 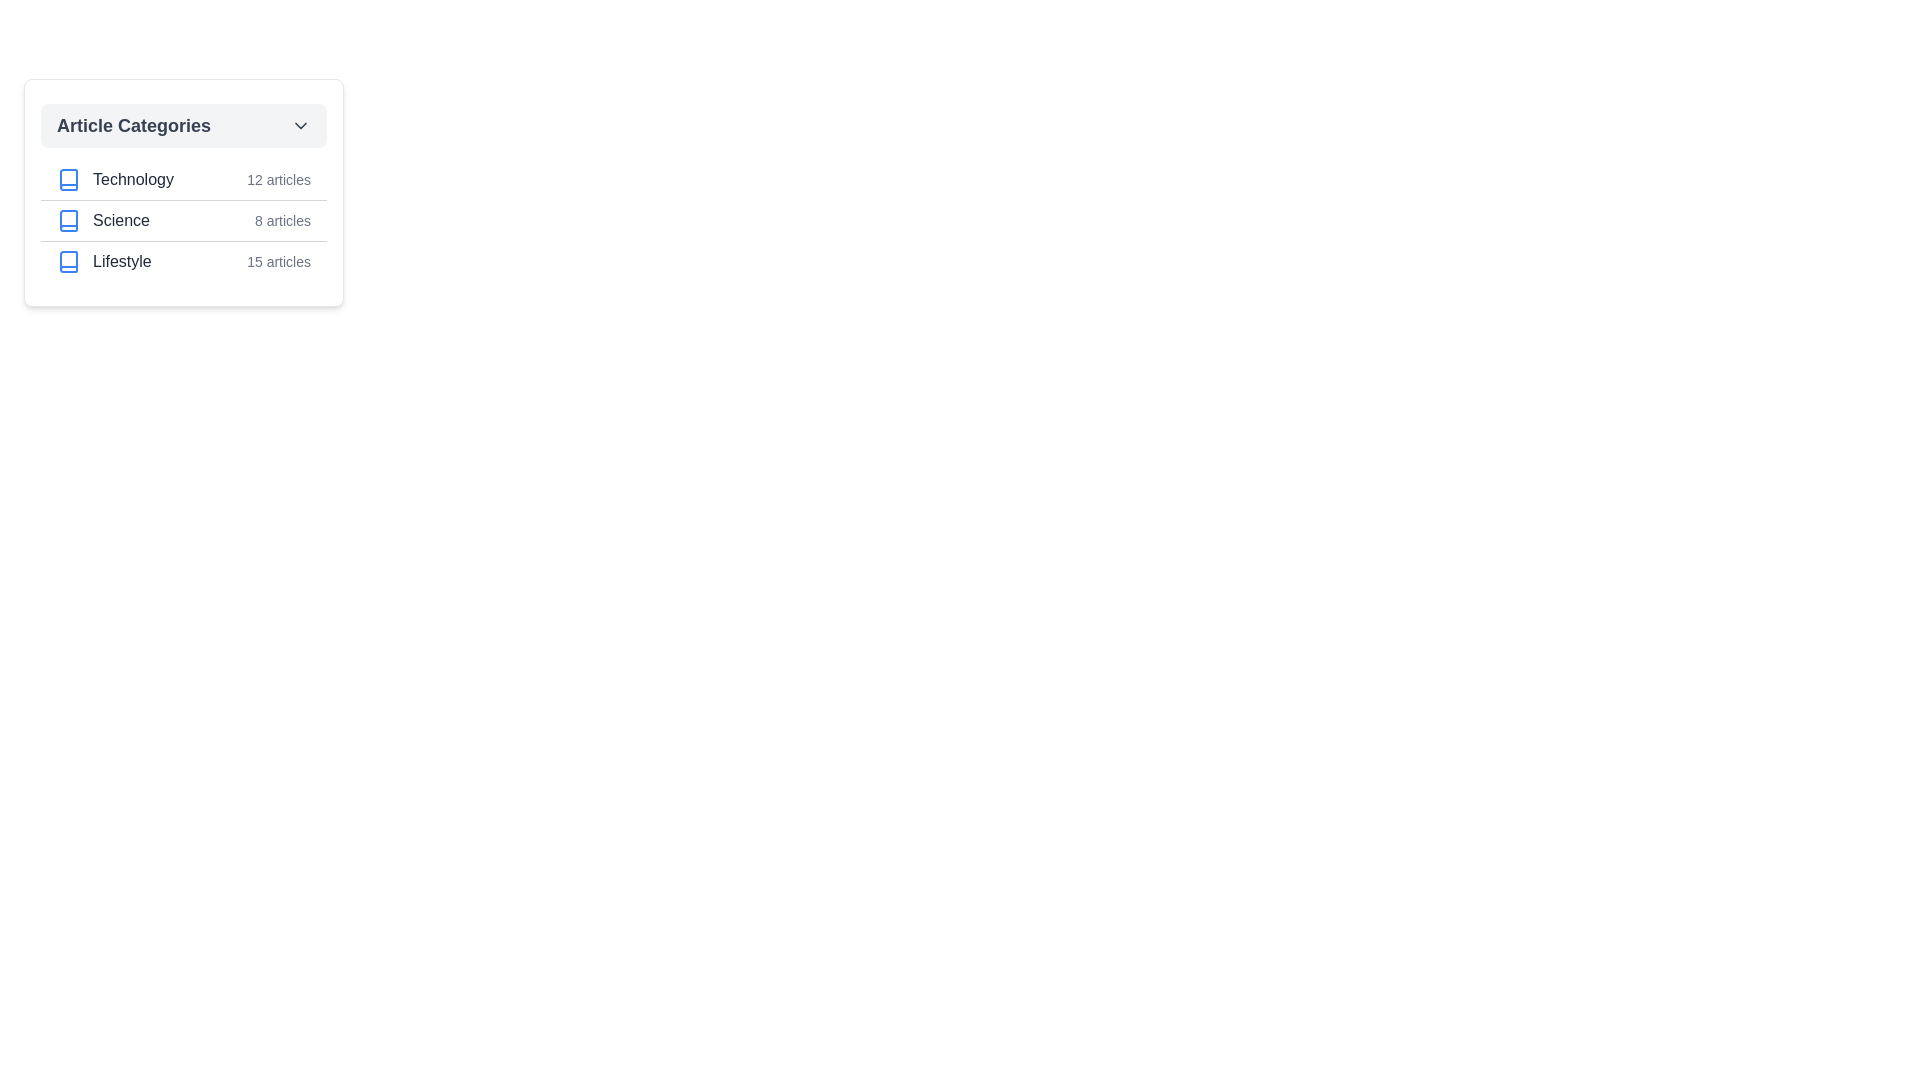 What do you see at coordinates (183, 126) in the screenshot?
I see `the 'Article Categories' interactive header element` at bounding box center [183, 126].